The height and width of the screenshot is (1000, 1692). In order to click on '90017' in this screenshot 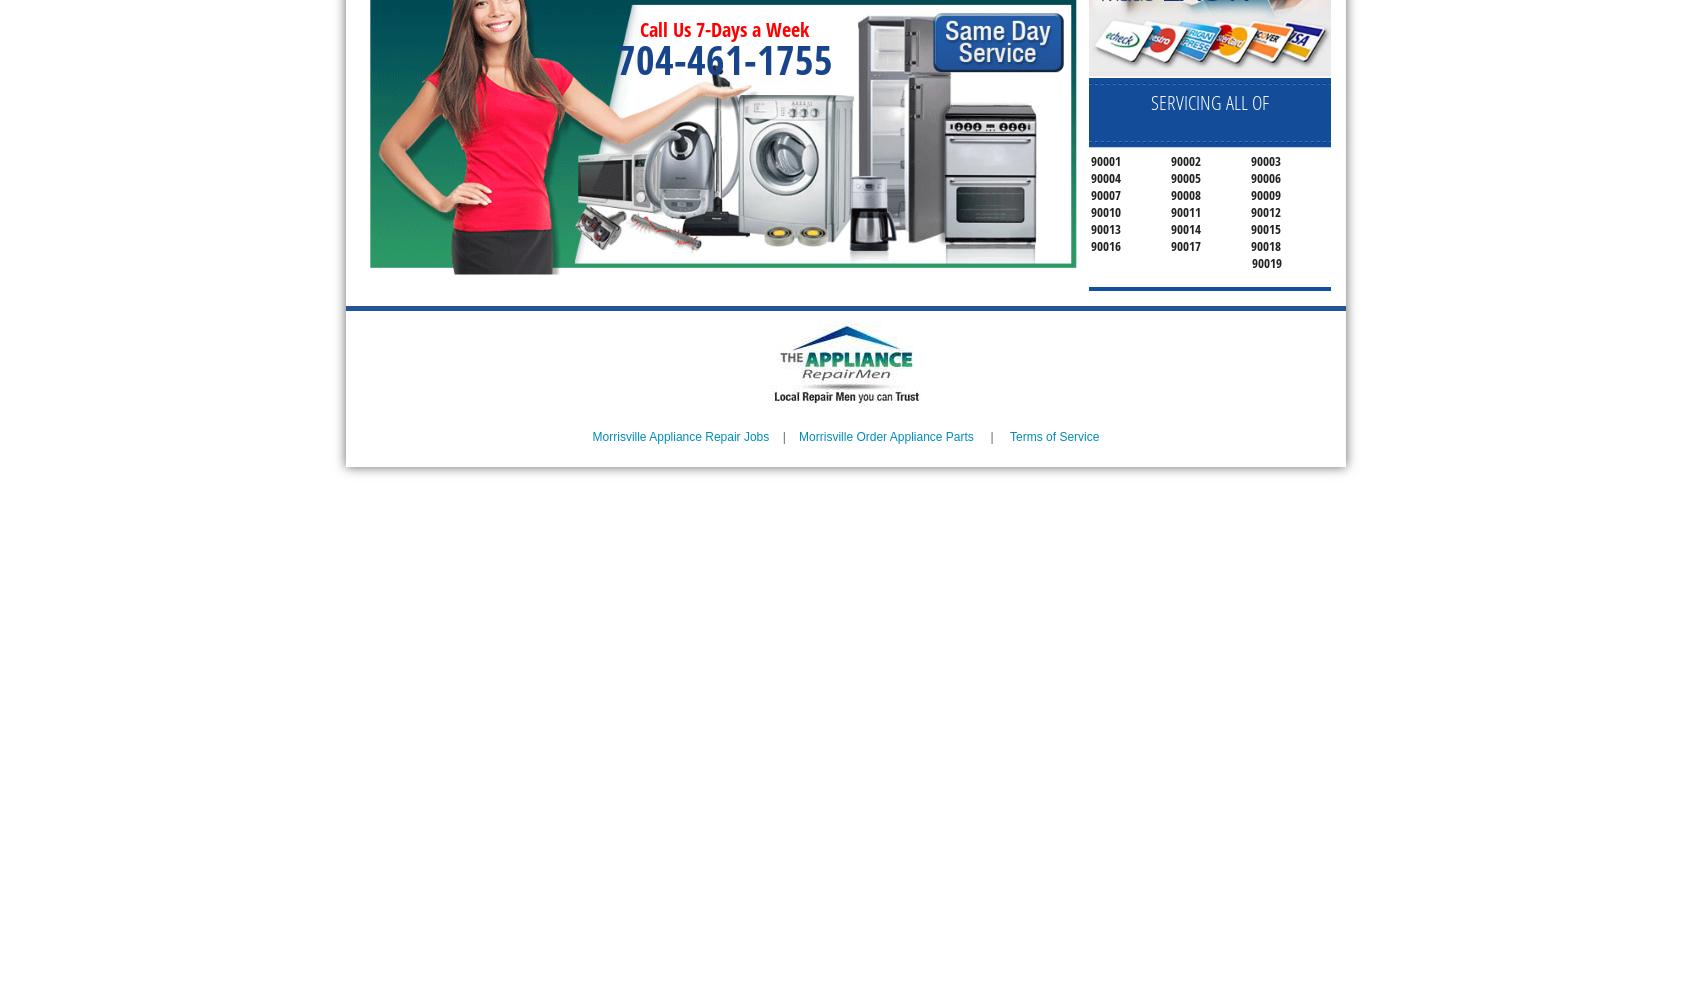, I will do `click(1184, 244)`.